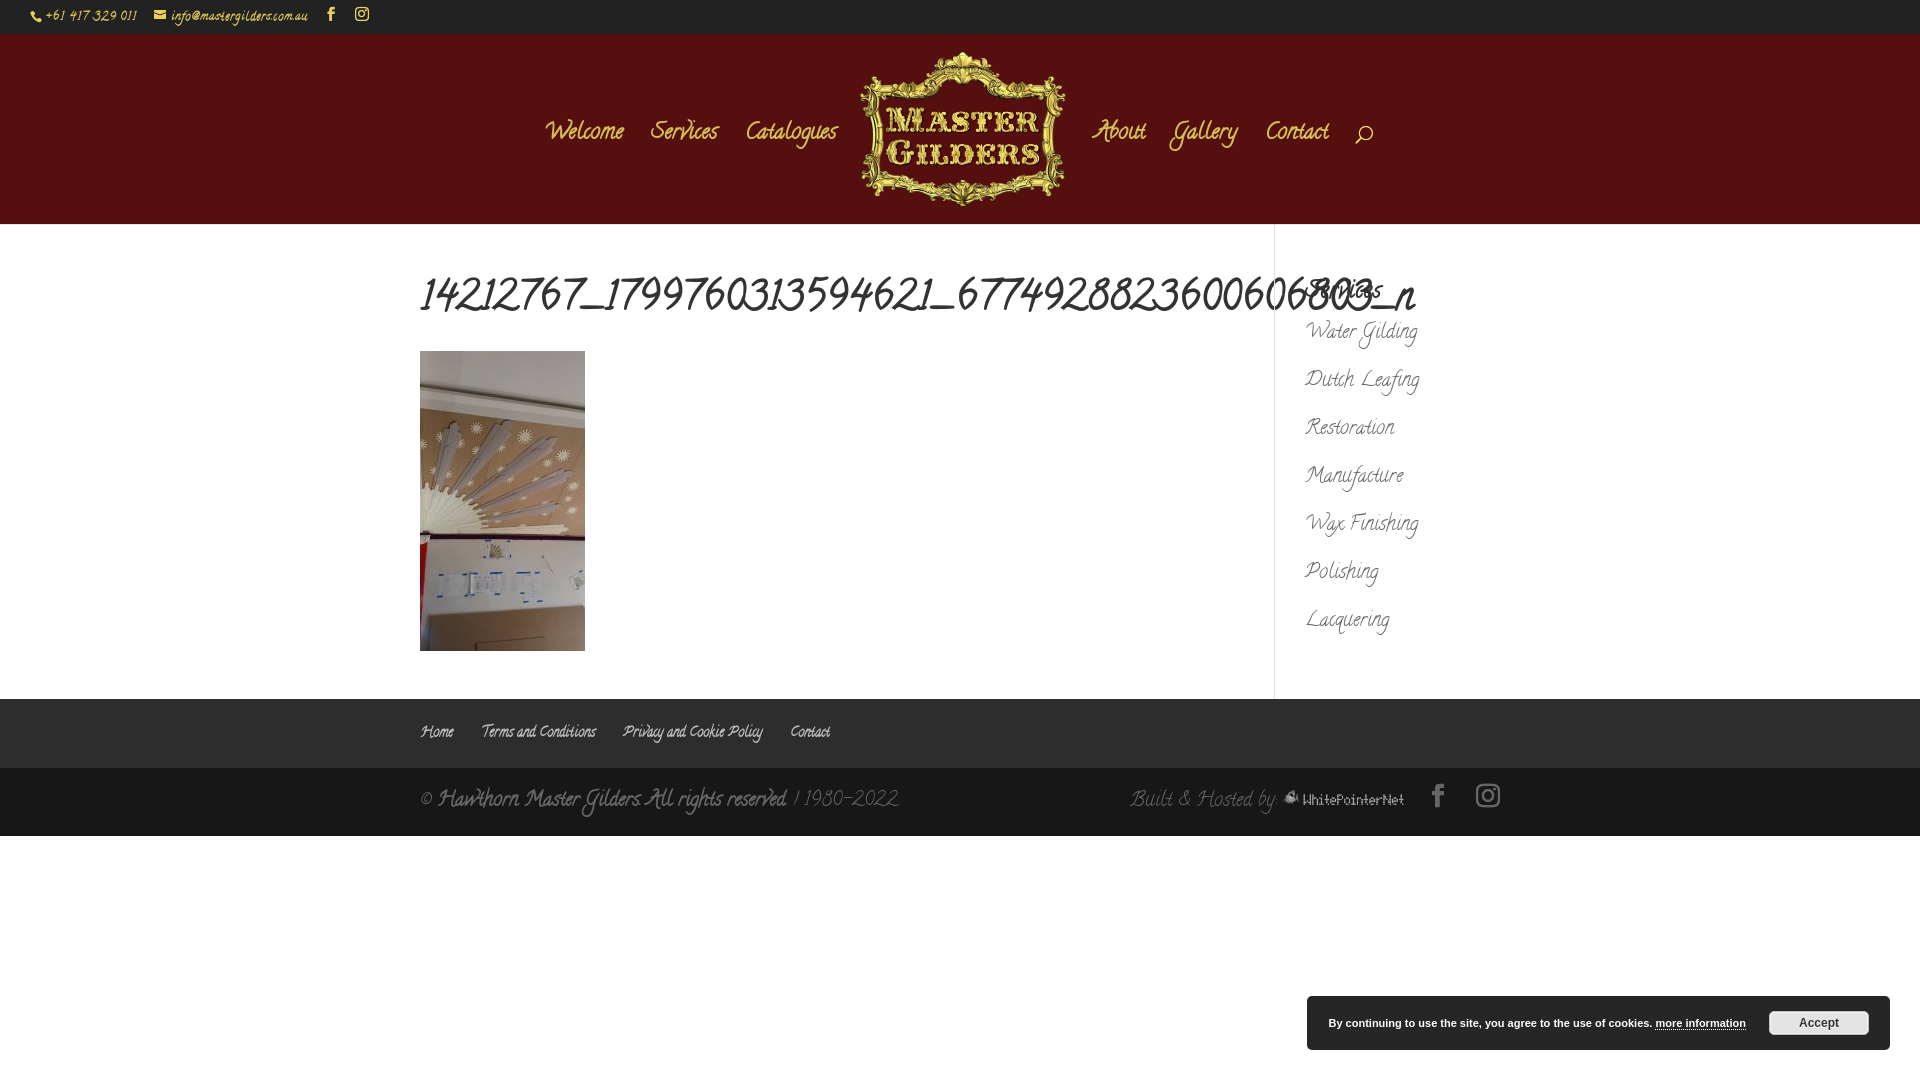 The height and width of the screenshot is (1080, 1920). What do you see at coordinates (1347, 620) in the screenshot?
I see `'Lacquering'` at bounding box center [1347, 620].